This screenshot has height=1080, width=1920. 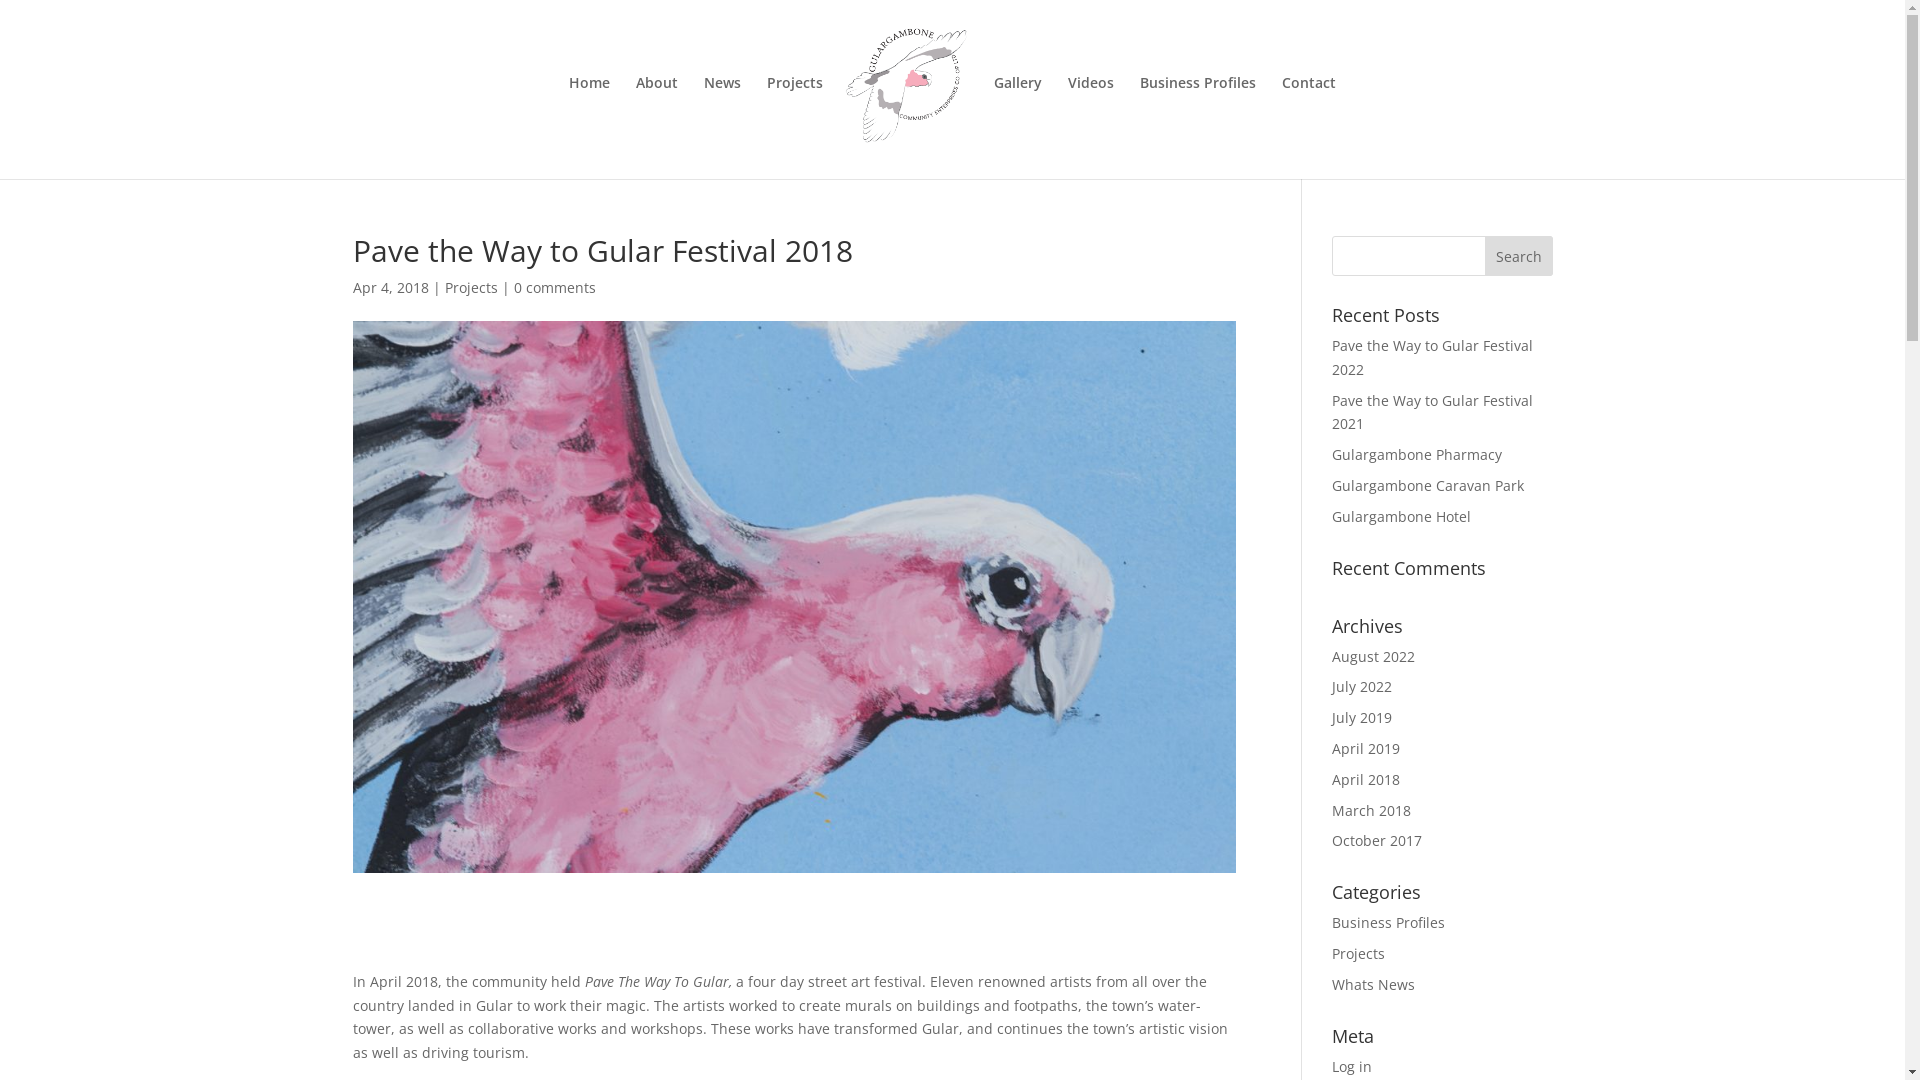 I want to click on 'Pave the Way to Gular Festival 2021', so click(x=1431, y=411).